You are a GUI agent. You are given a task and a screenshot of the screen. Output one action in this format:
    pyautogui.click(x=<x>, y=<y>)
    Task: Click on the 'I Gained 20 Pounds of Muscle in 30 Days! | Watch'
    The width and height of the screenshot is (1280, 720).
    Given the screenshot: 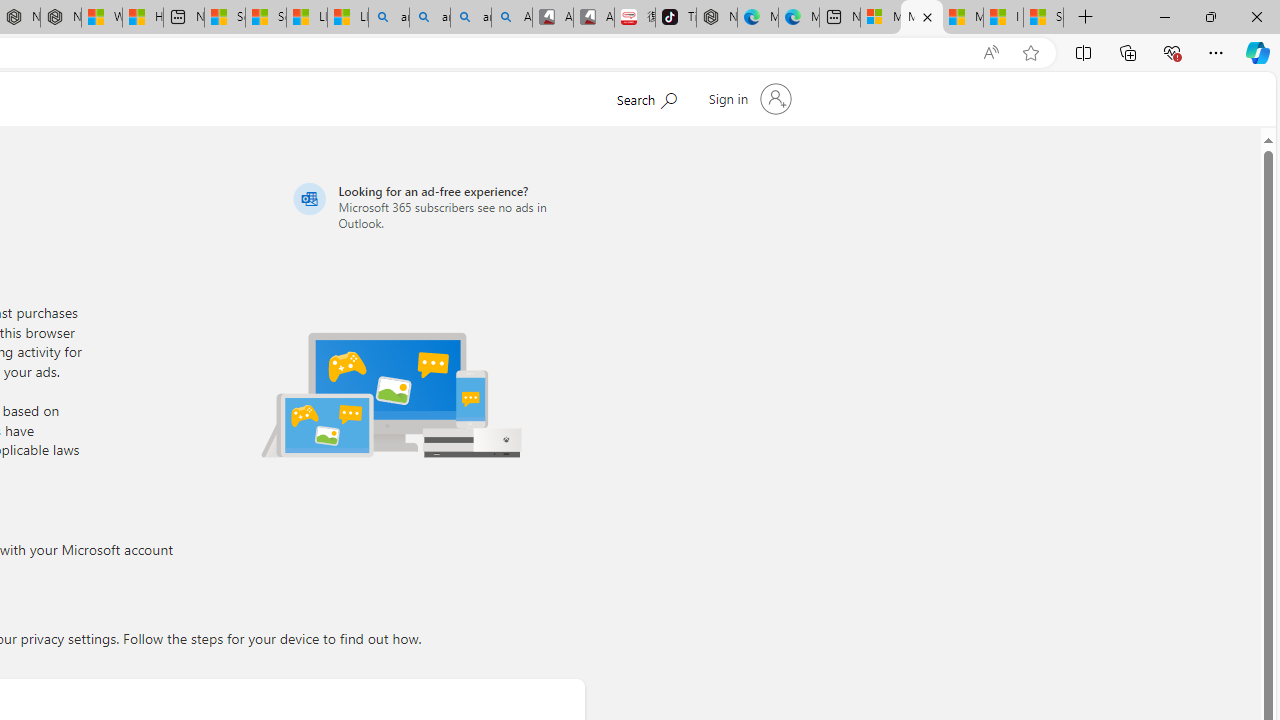 What is the action you would take?
    pyautogui.click(x=1003, y=17)
    